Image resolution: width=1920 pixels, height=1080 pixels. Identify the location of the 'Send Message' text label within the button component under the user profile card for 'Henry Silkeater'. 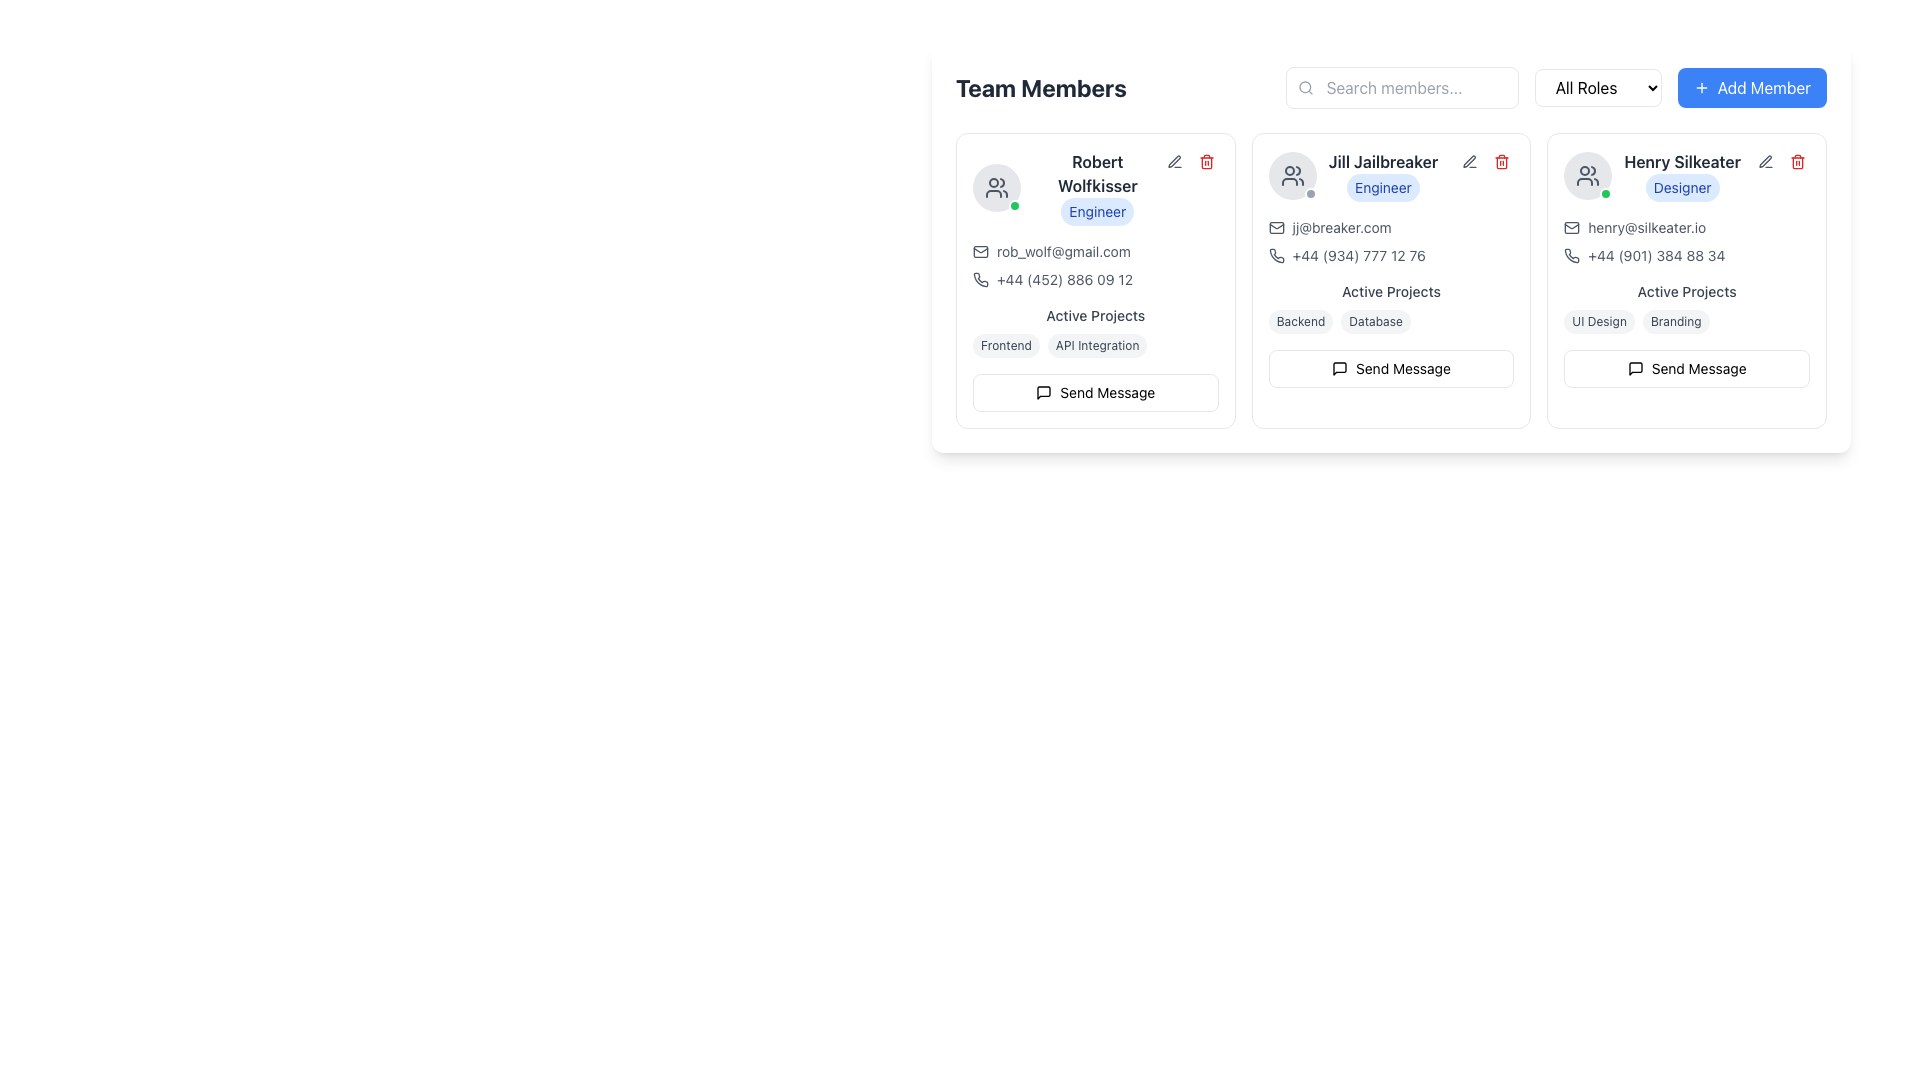
(1698, 369).